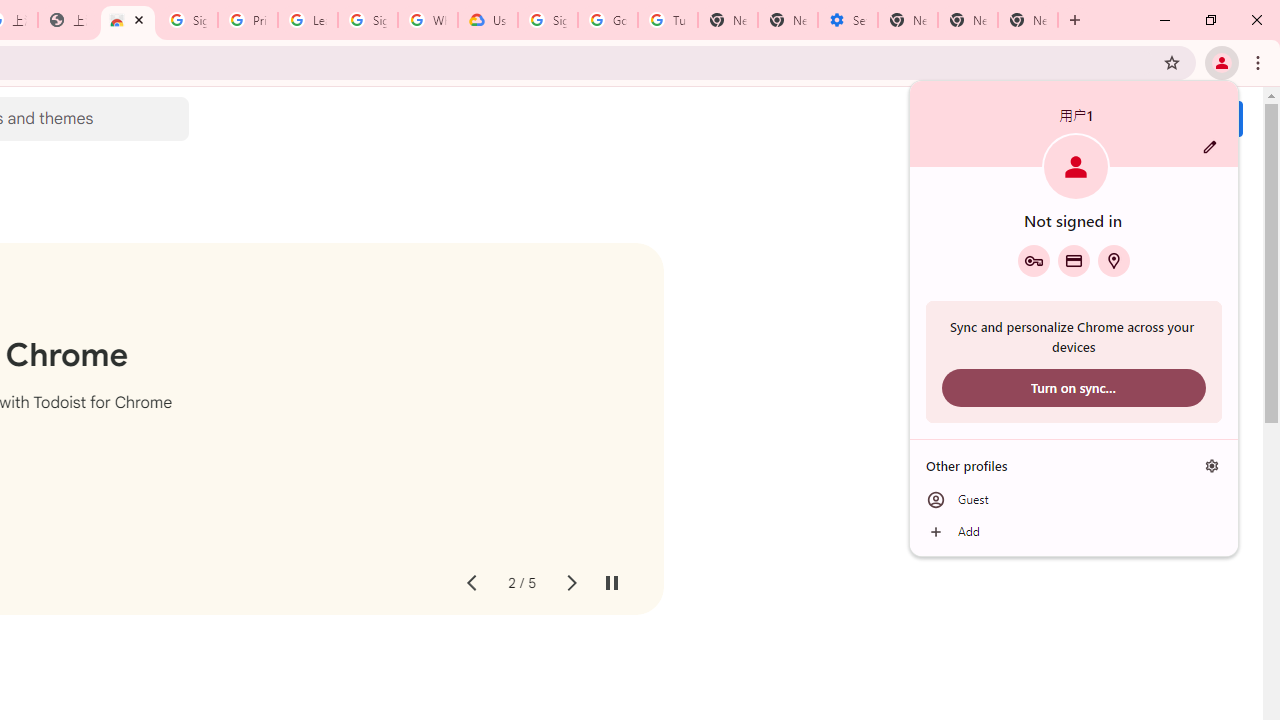 This screenshot has width=1280, height=720. Describe the element at coordinates (569, 583) in the screenshot. I see `'Next slide'` at that location.